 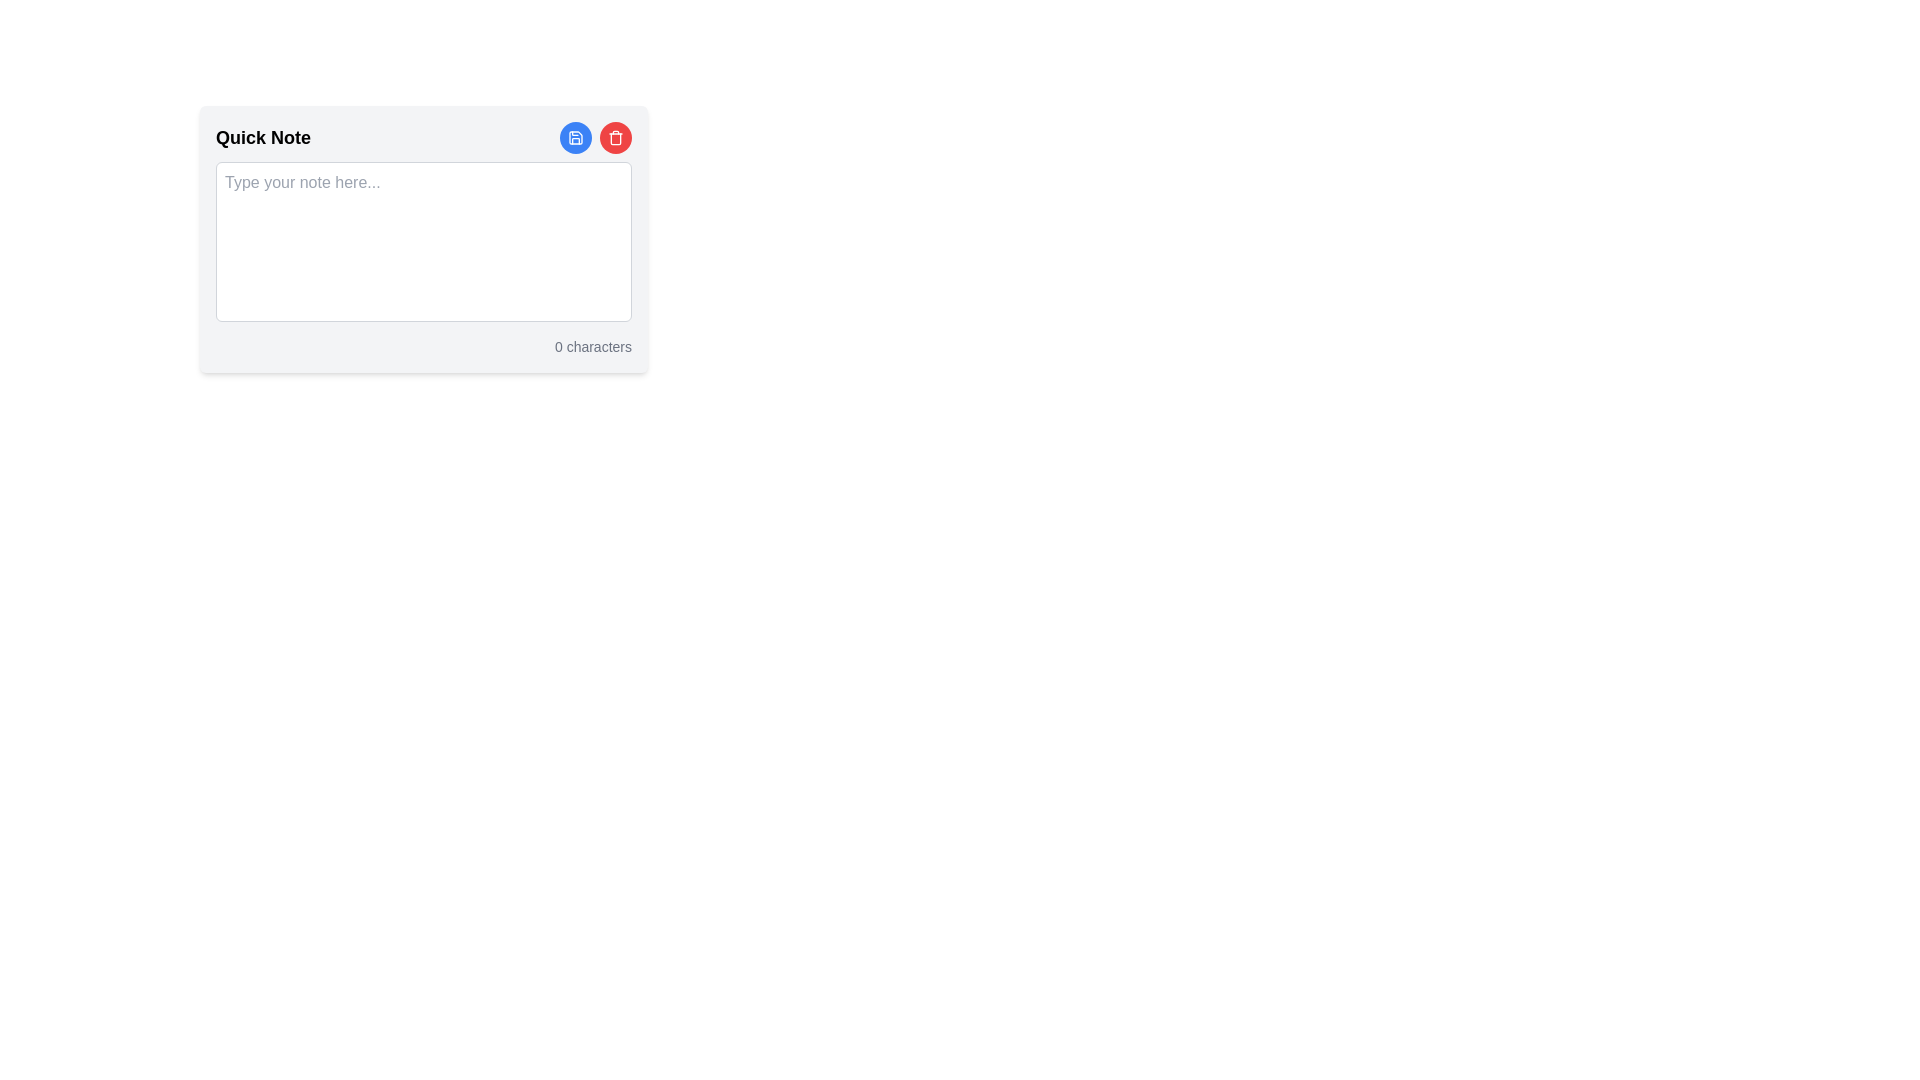 I want to click on the circular blue save button with a white save icon located at the top-right of the note-taking interface, so click(x=575, y=137).